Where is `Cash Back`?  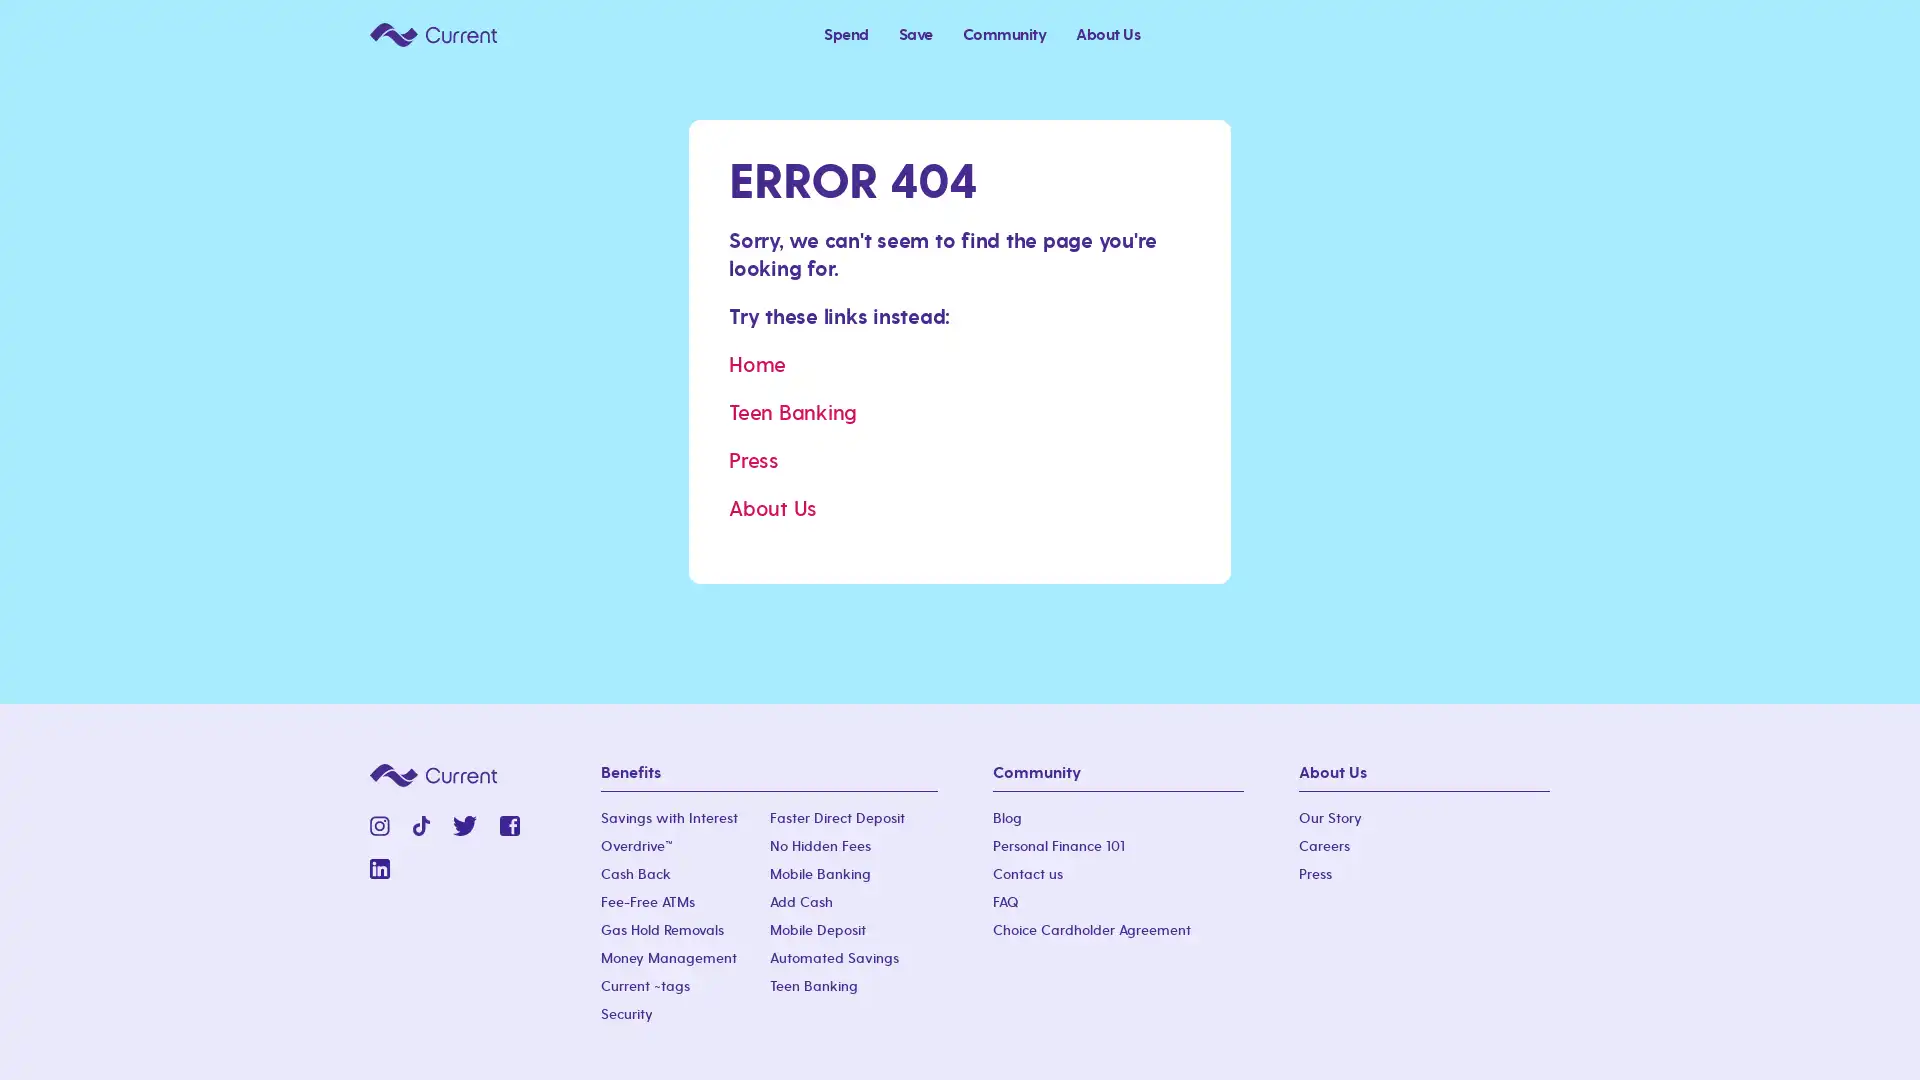
Cash Back is located at coordinates (635, 874).